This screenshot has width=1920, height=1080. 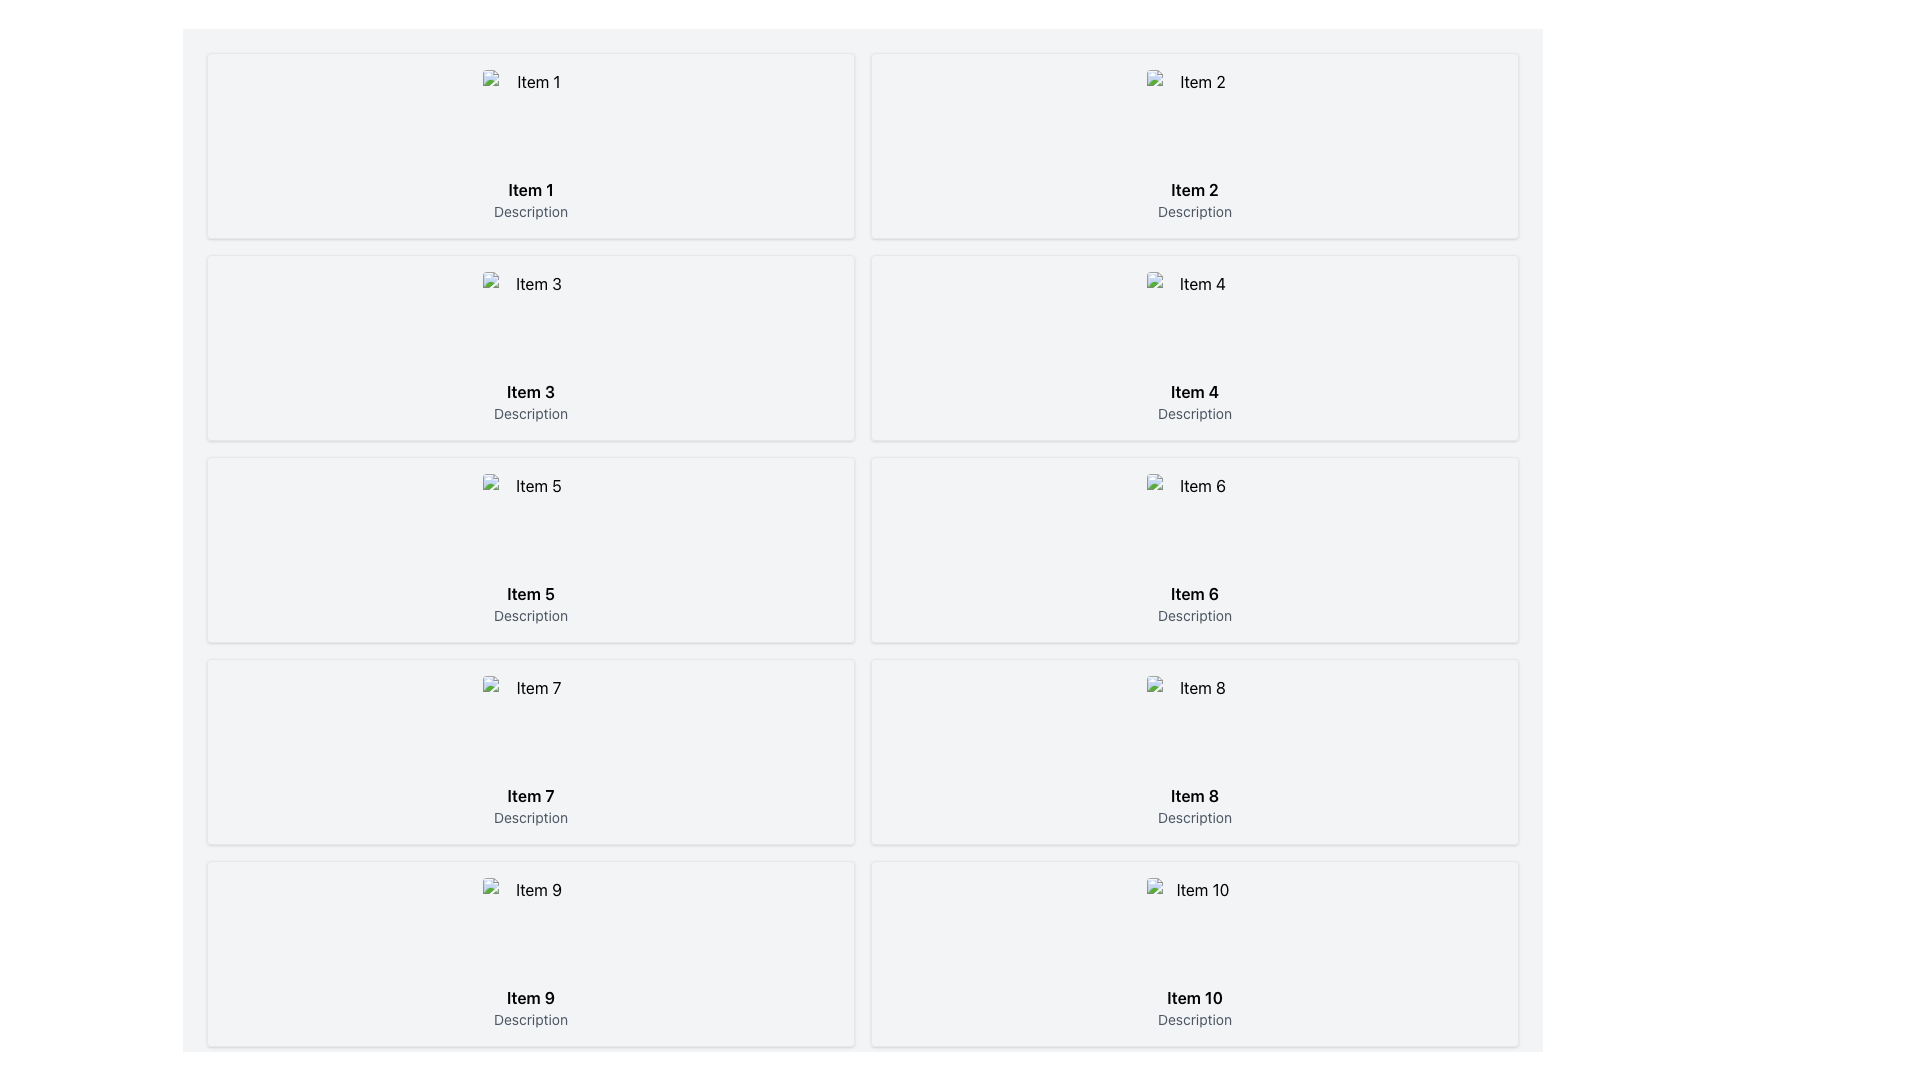 What do you see at coordinates (531, 189) in the screenshot?
I see `the text label that serves as the title or identifier for the content within the first box of a grid layout, positioned below an image and above a description text saying 'Description'` at bounding box center [531, 189].